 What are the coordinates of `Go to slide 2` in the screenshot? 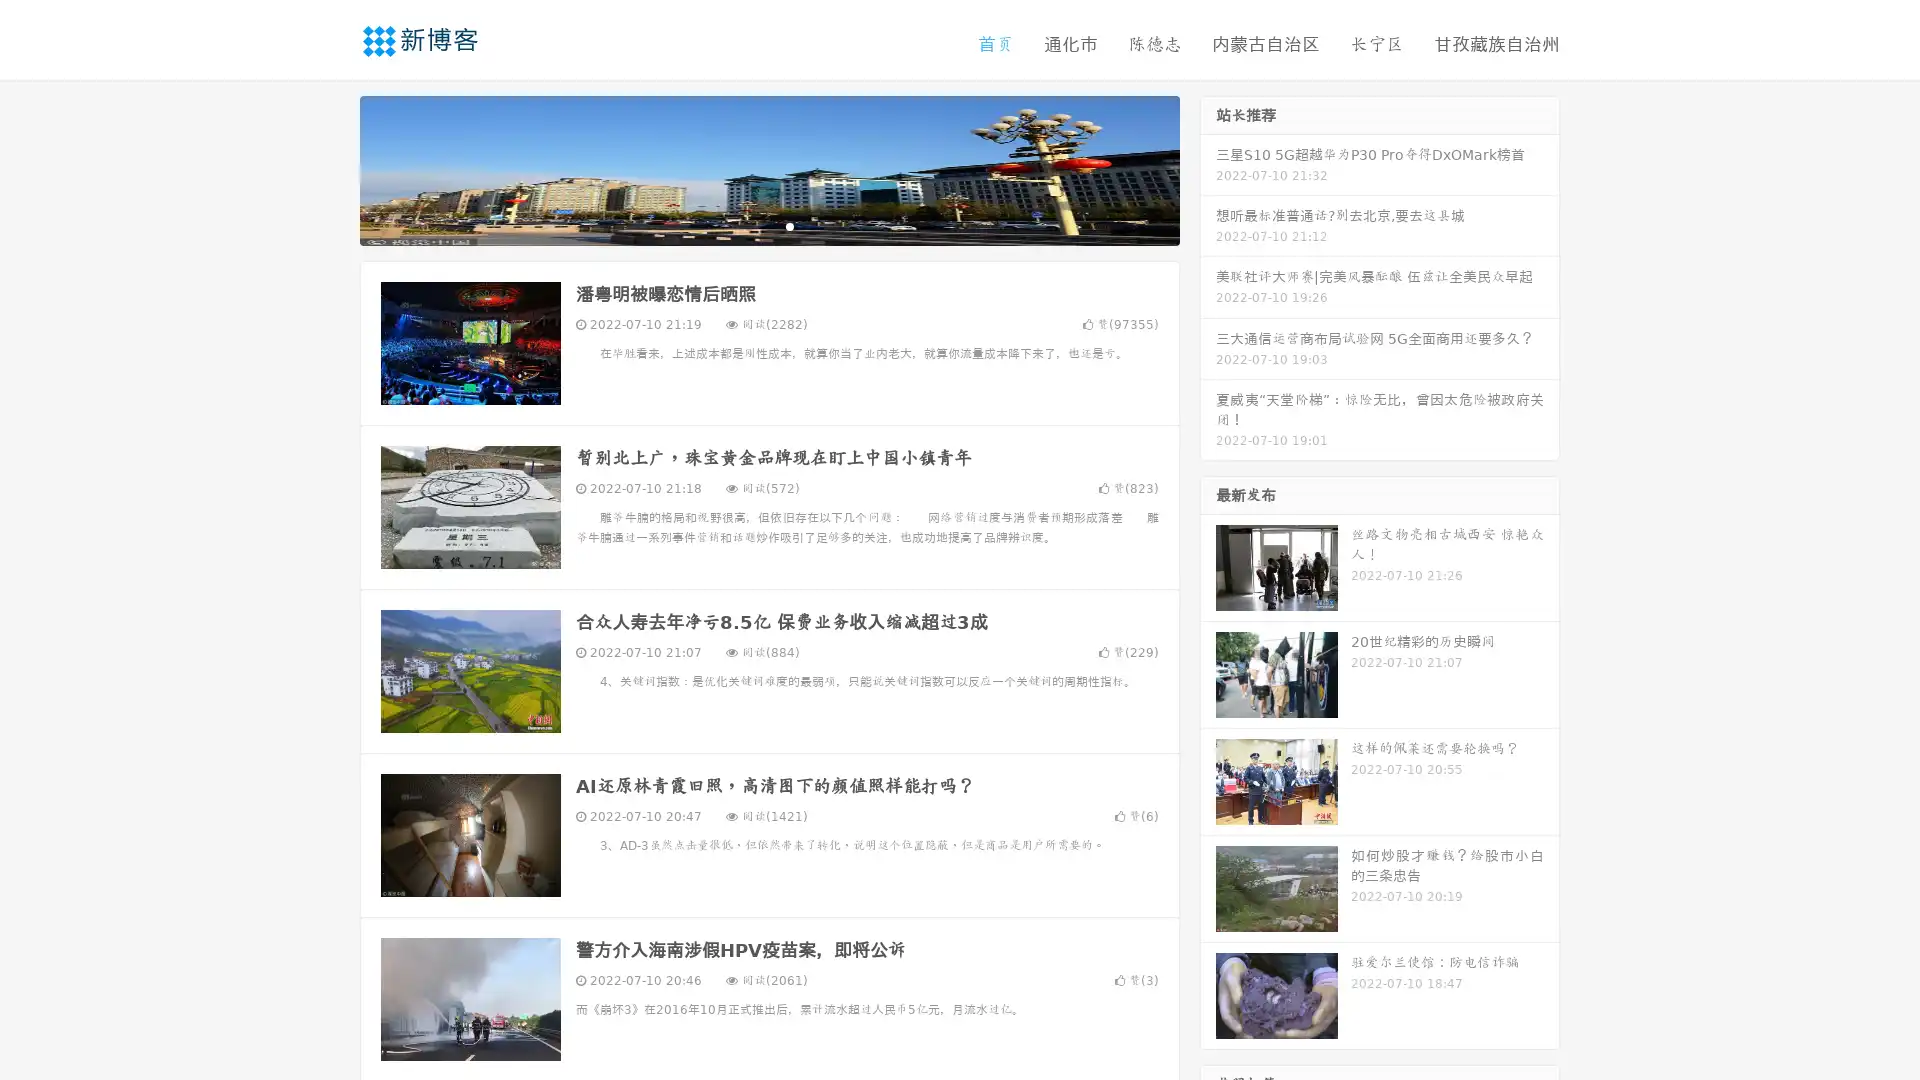 It's located at (768, 225).